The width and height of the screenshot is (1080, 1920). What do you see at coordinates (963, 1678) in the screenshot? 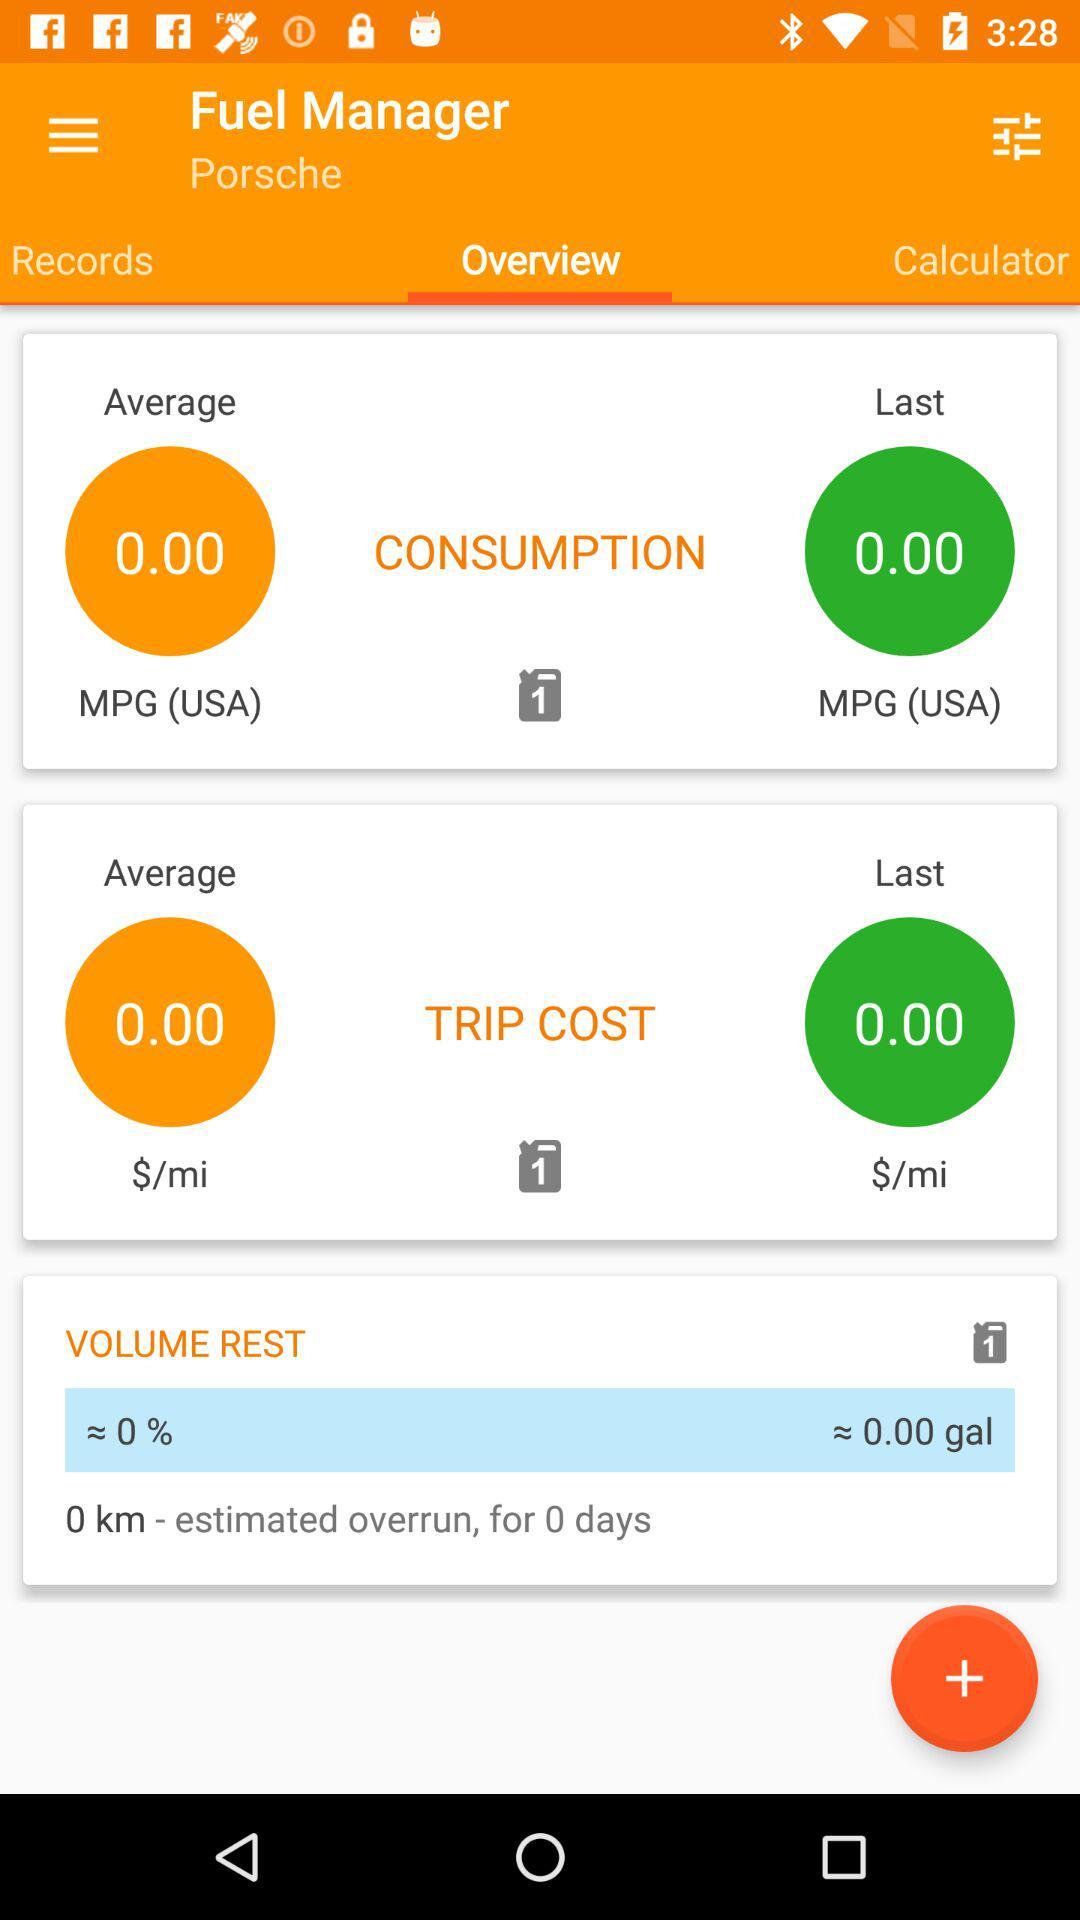
I see `more` at bounding box center [963, 1678].